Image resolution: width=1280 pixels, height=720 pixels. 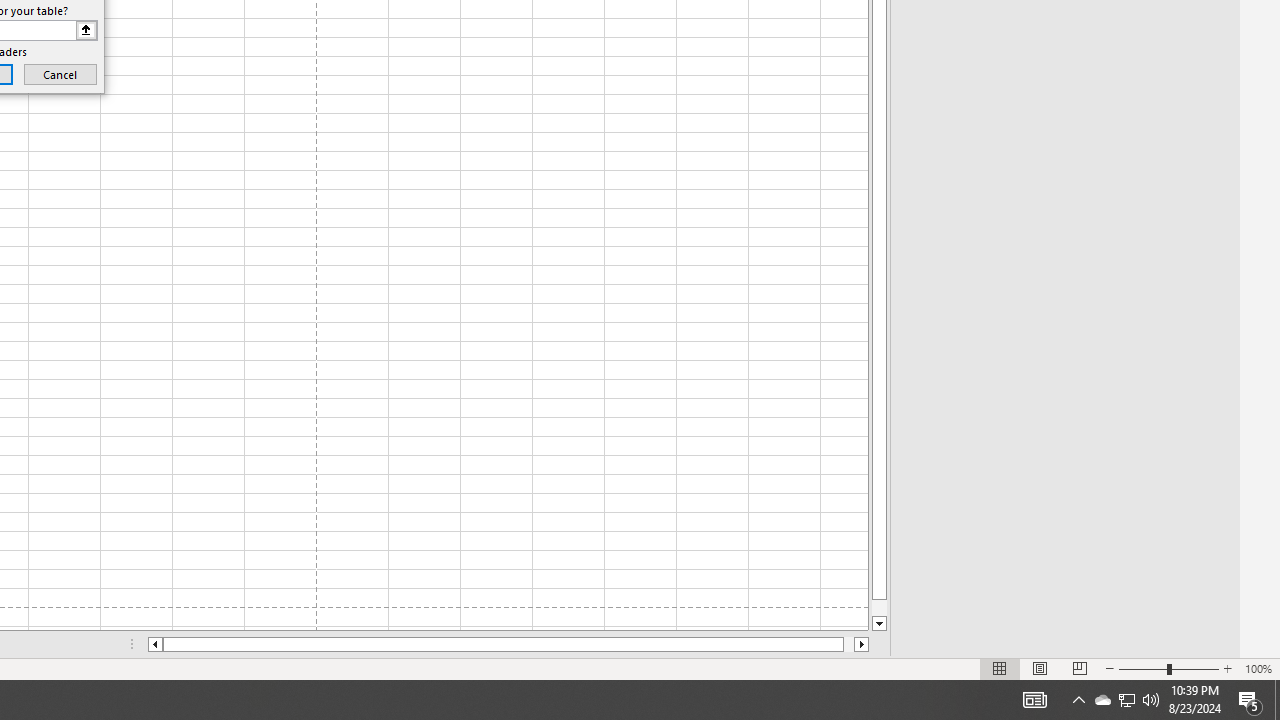 What do you see at coordinates (879, 623) in the screenshot?
I see `'Line down'` at bounding box center [879, 623].